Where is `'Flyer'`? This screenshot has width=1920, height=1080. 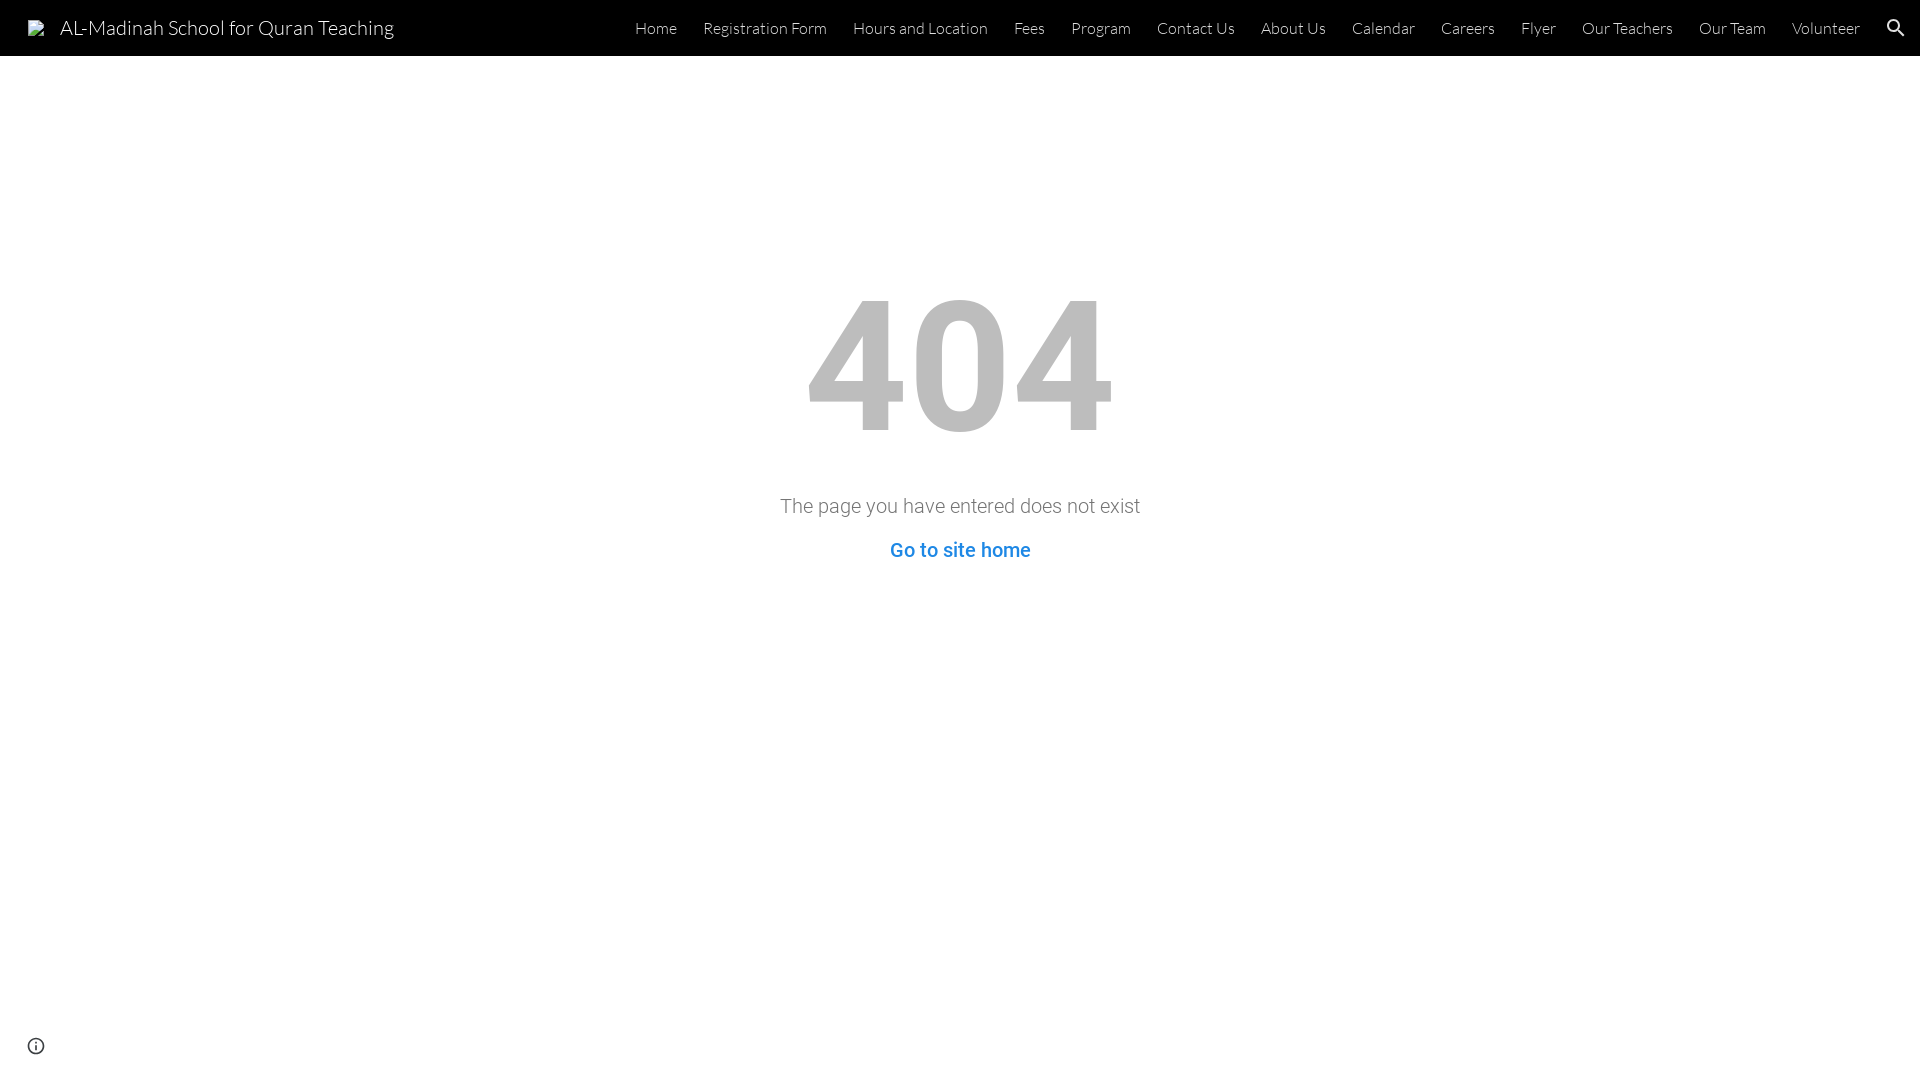 'Flyer' is located at coordinates (1537, 27).